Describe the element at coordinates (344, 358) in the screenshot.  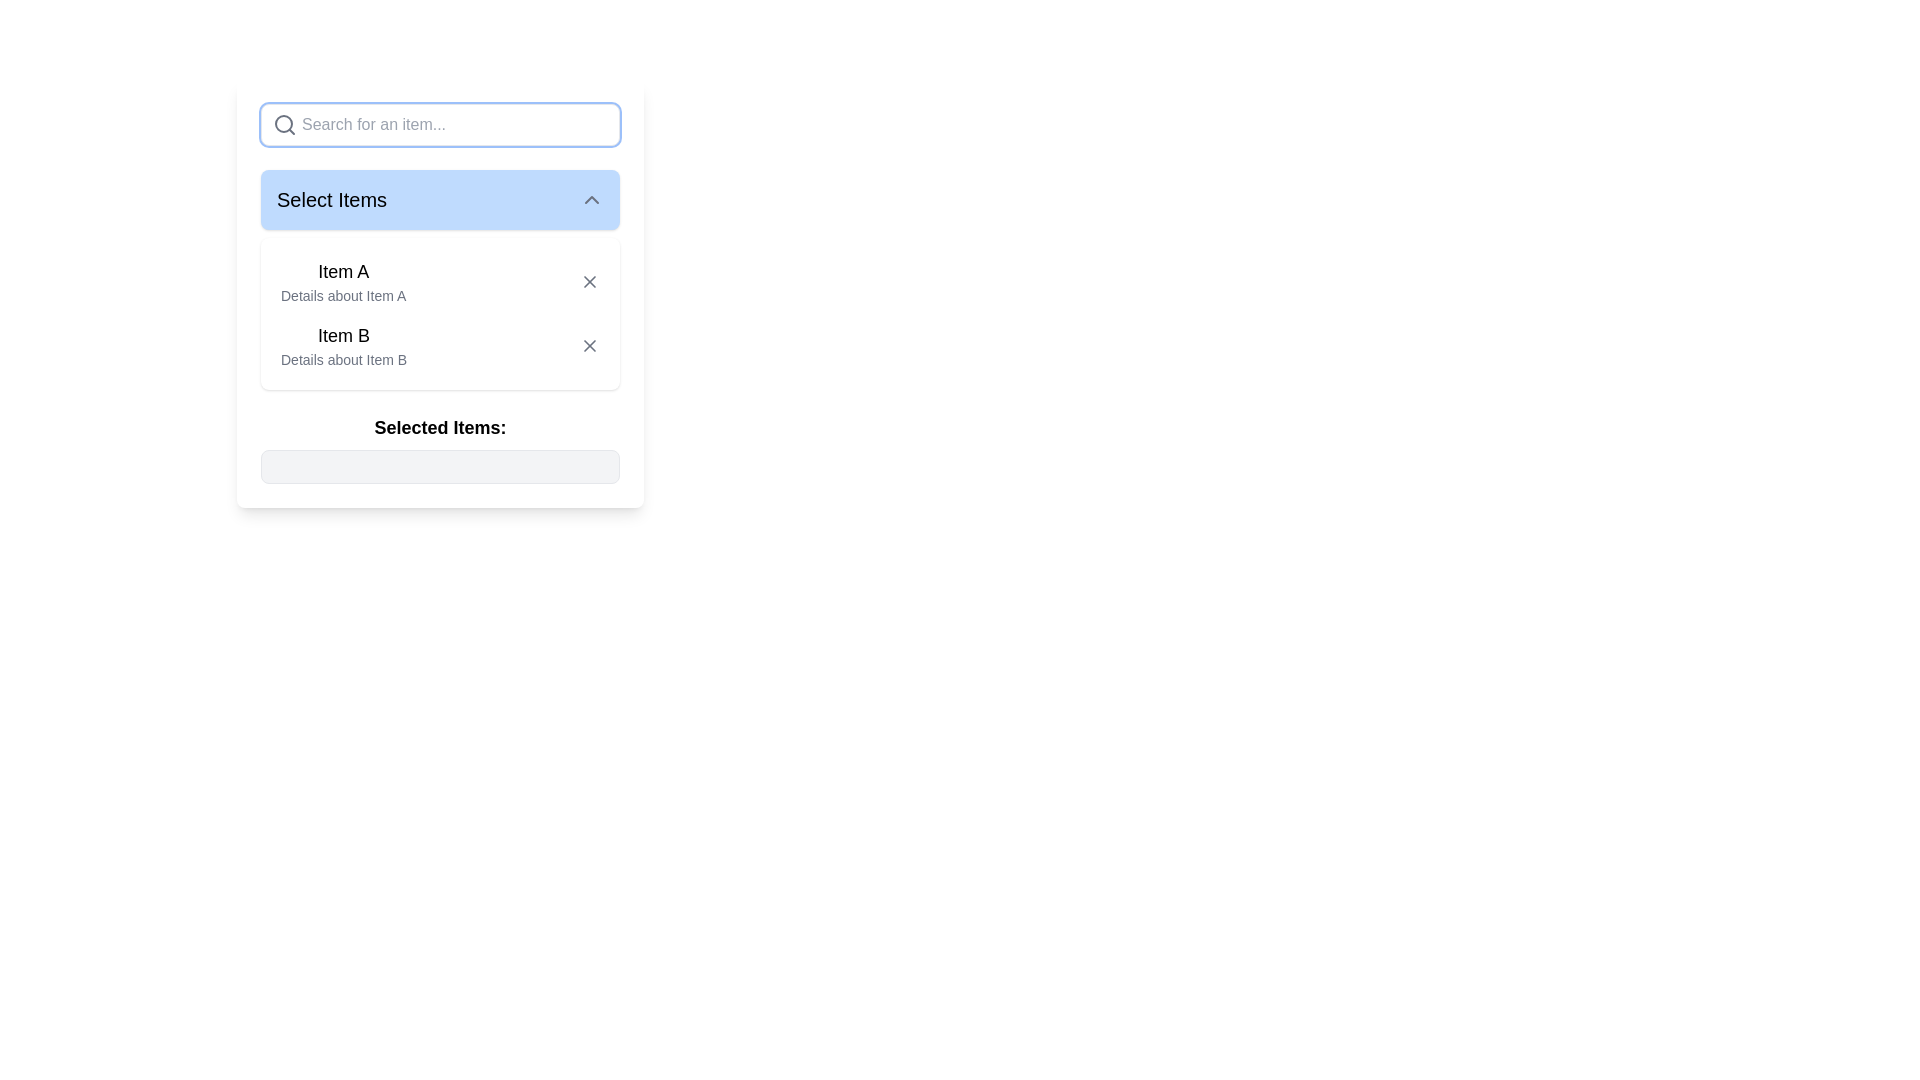
I see `the static text label displaying 'Details about Item B', which is positioned directly below the main label 'Item B'` at that location.